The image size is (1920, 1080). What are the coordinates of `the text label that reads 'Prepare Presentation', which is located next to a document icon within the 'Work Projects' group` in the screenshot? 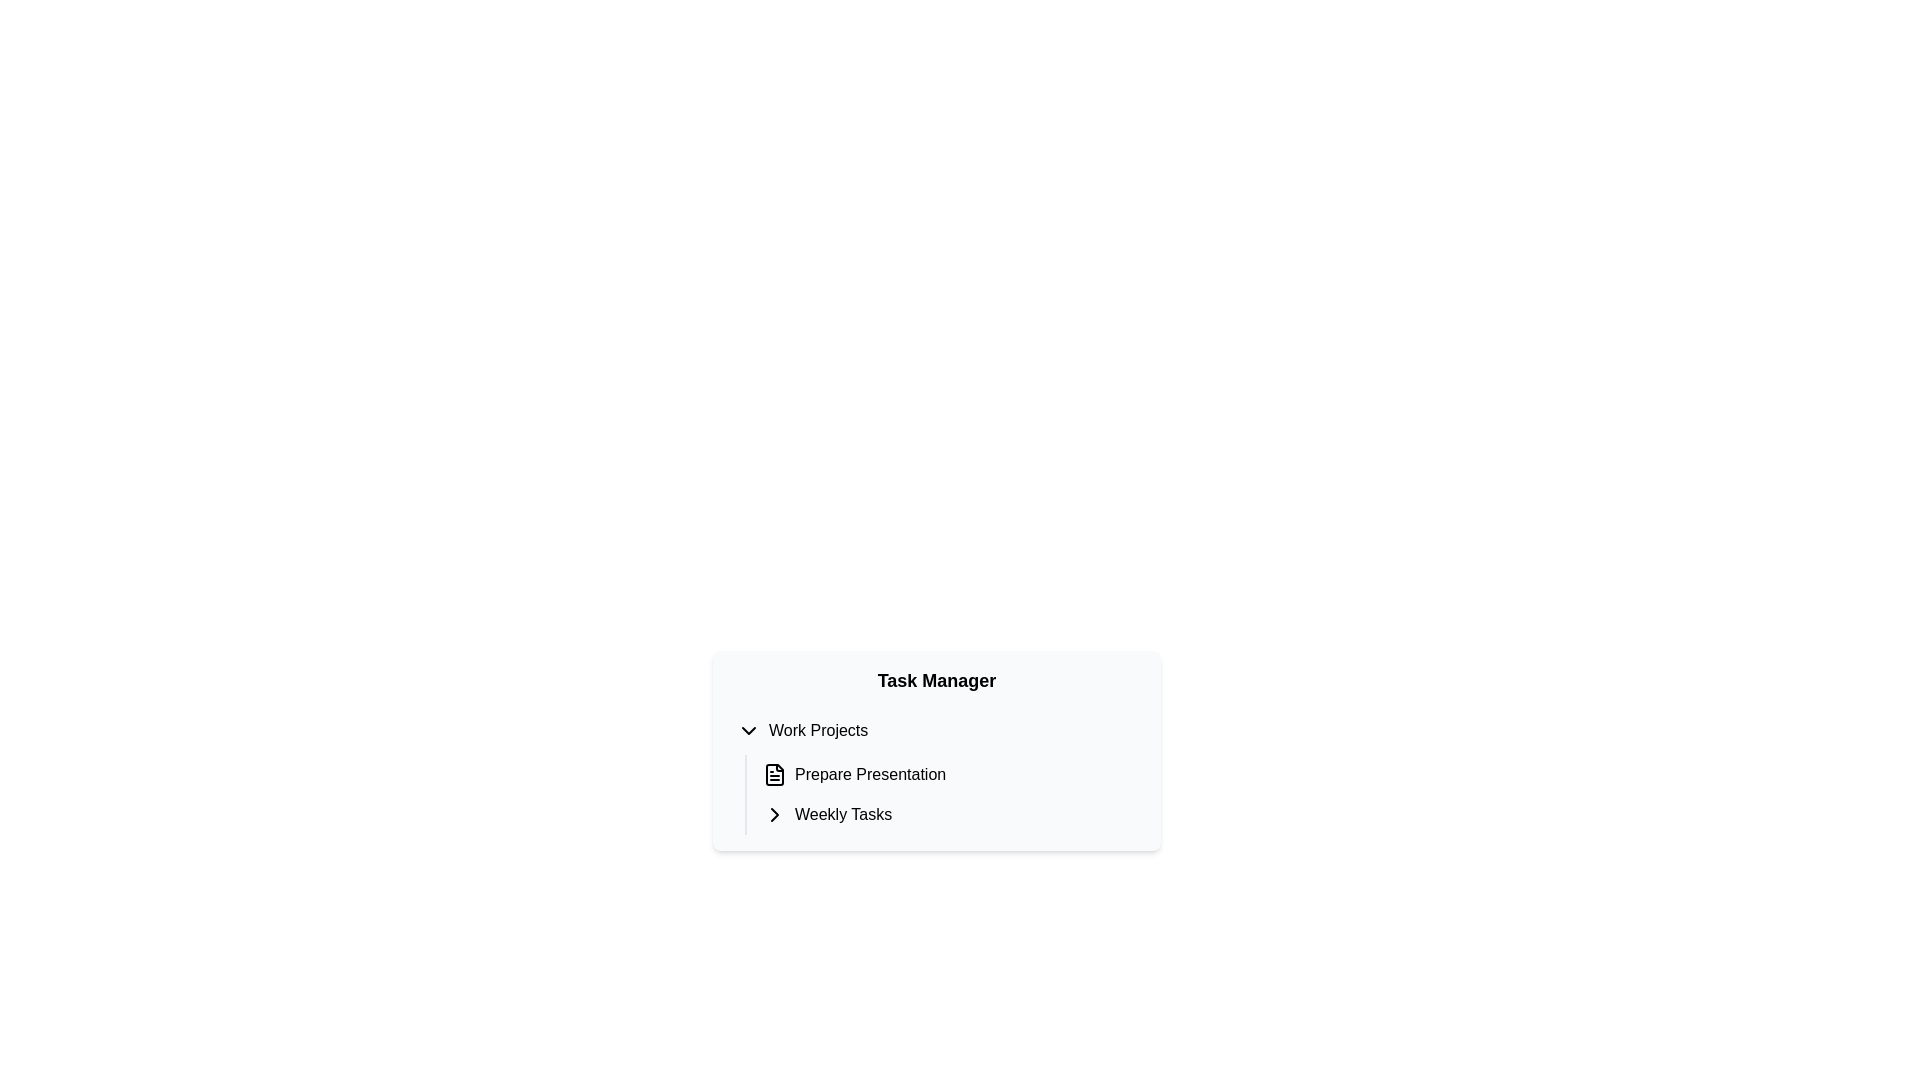 It's located at (870, 774).